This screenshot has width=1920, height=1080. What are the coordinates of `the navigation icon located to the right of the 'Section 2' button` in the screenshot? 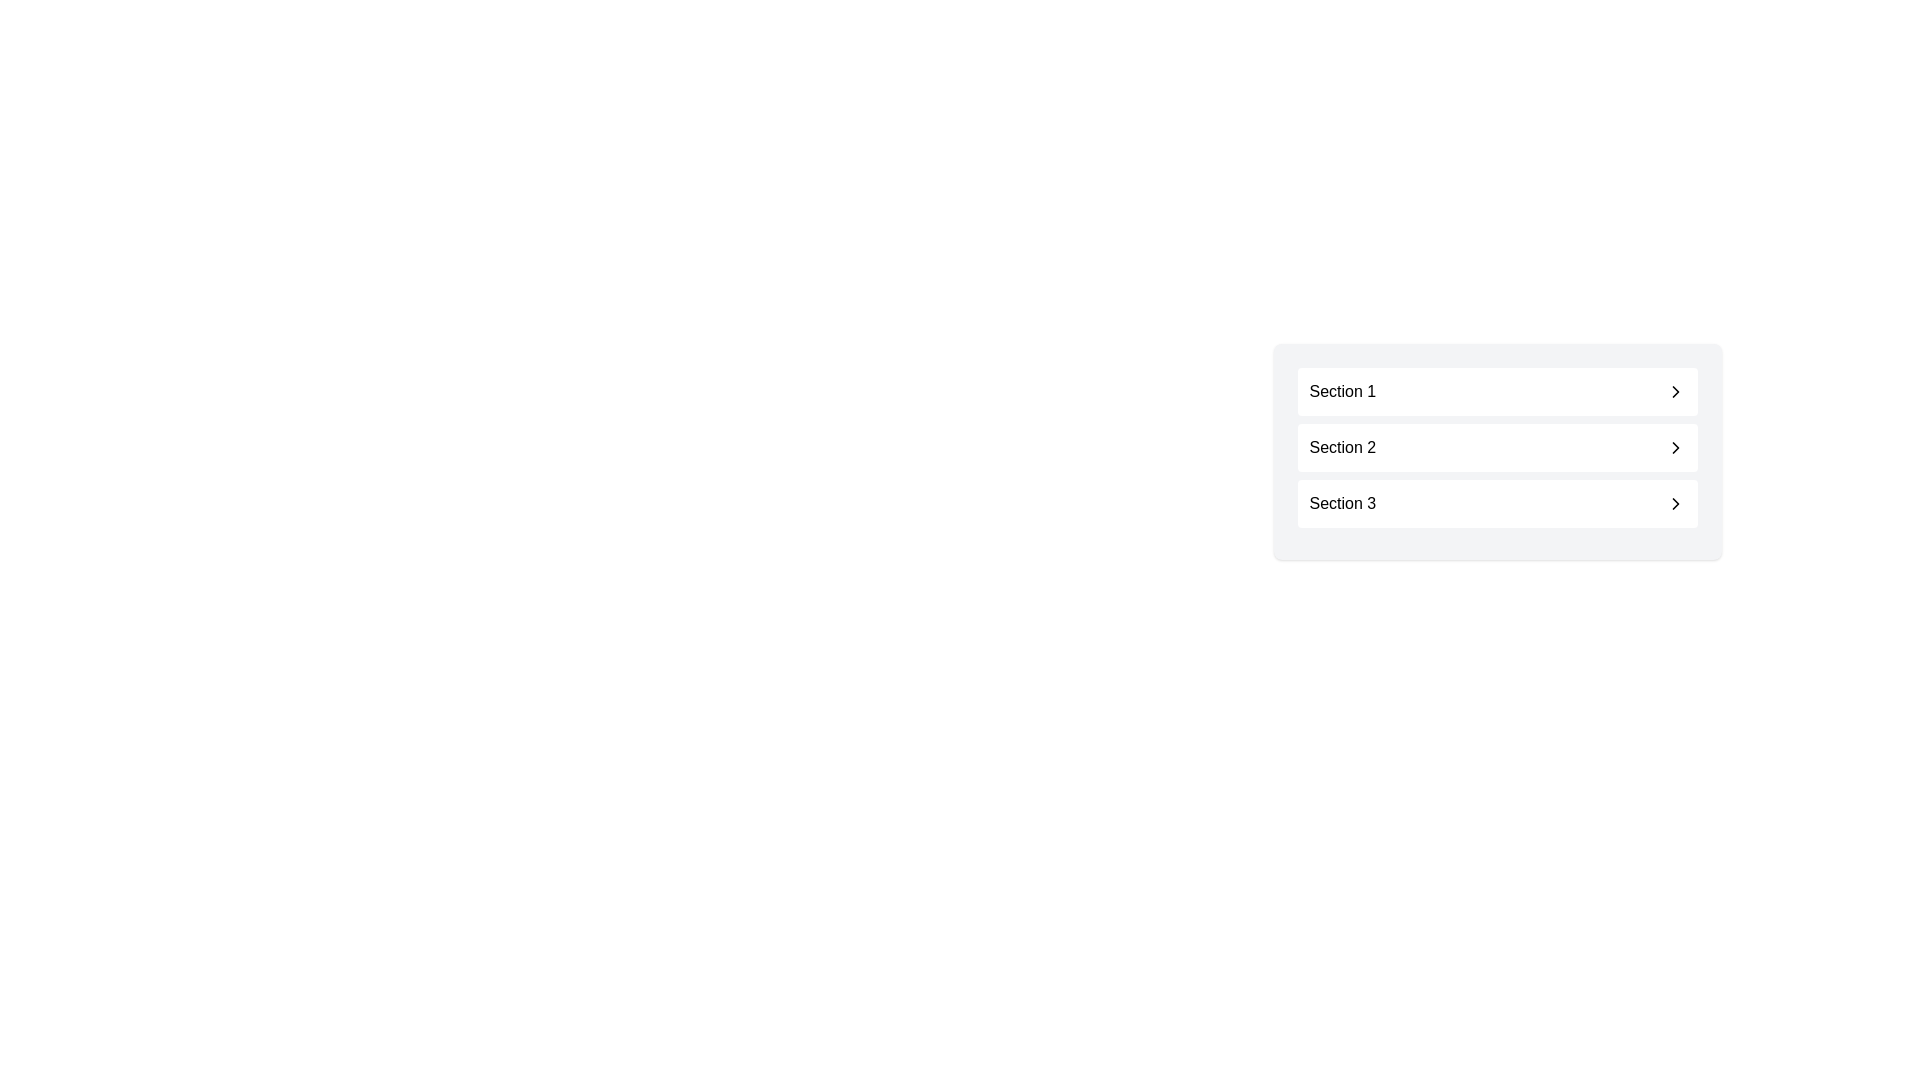 It's located at (1675, 446).